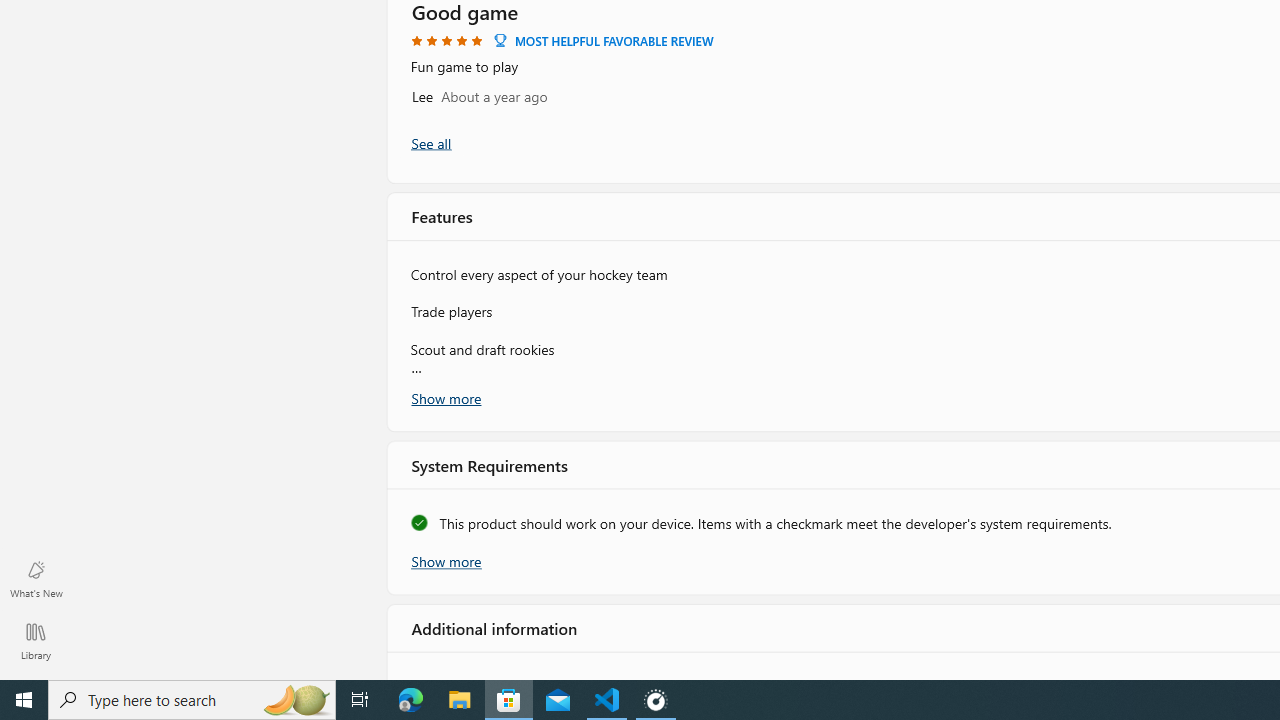 The width and height of the screenshot is (1280, 720). Describe the element at coordinates (429, 141) in the screenshot. I see `'Show all ratings and reviews'` at that location.